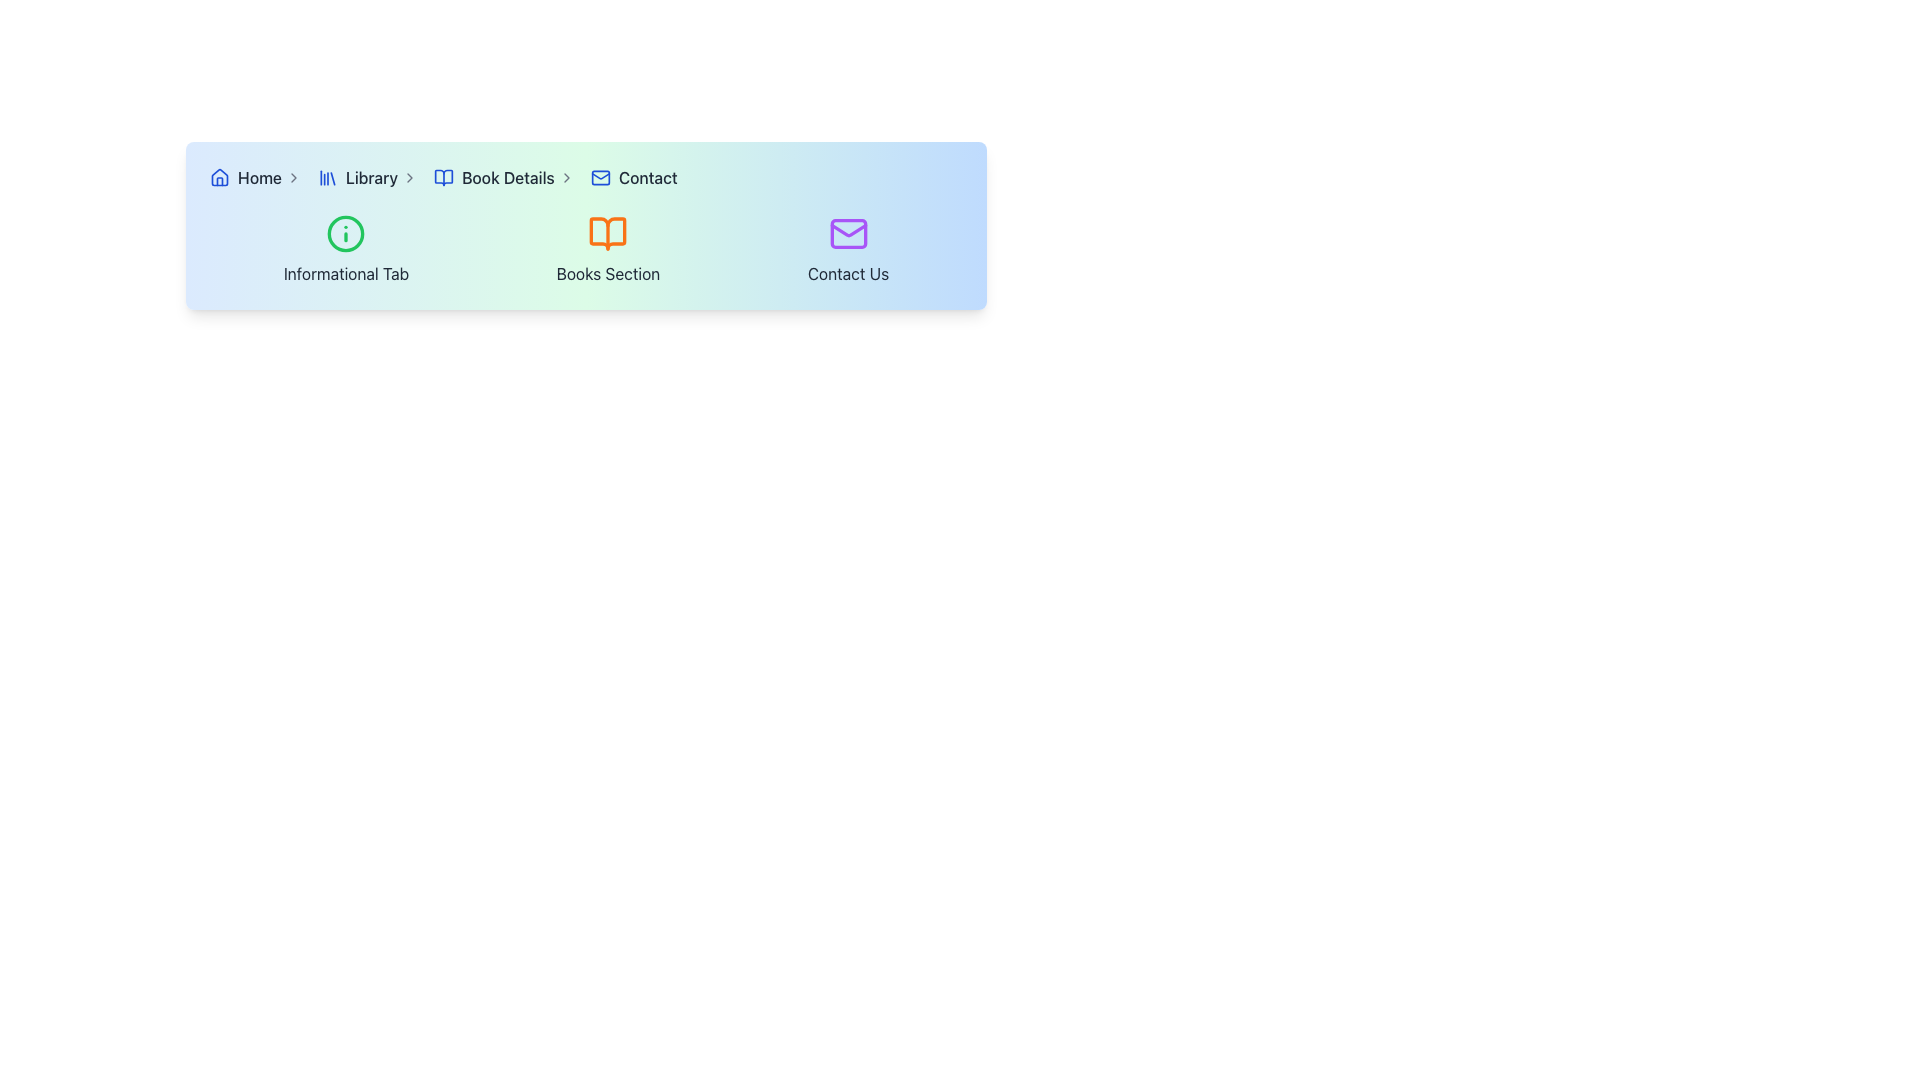  I want to click on the central Circular SVG element positioned in the header section of the interface, so click(346, 233).